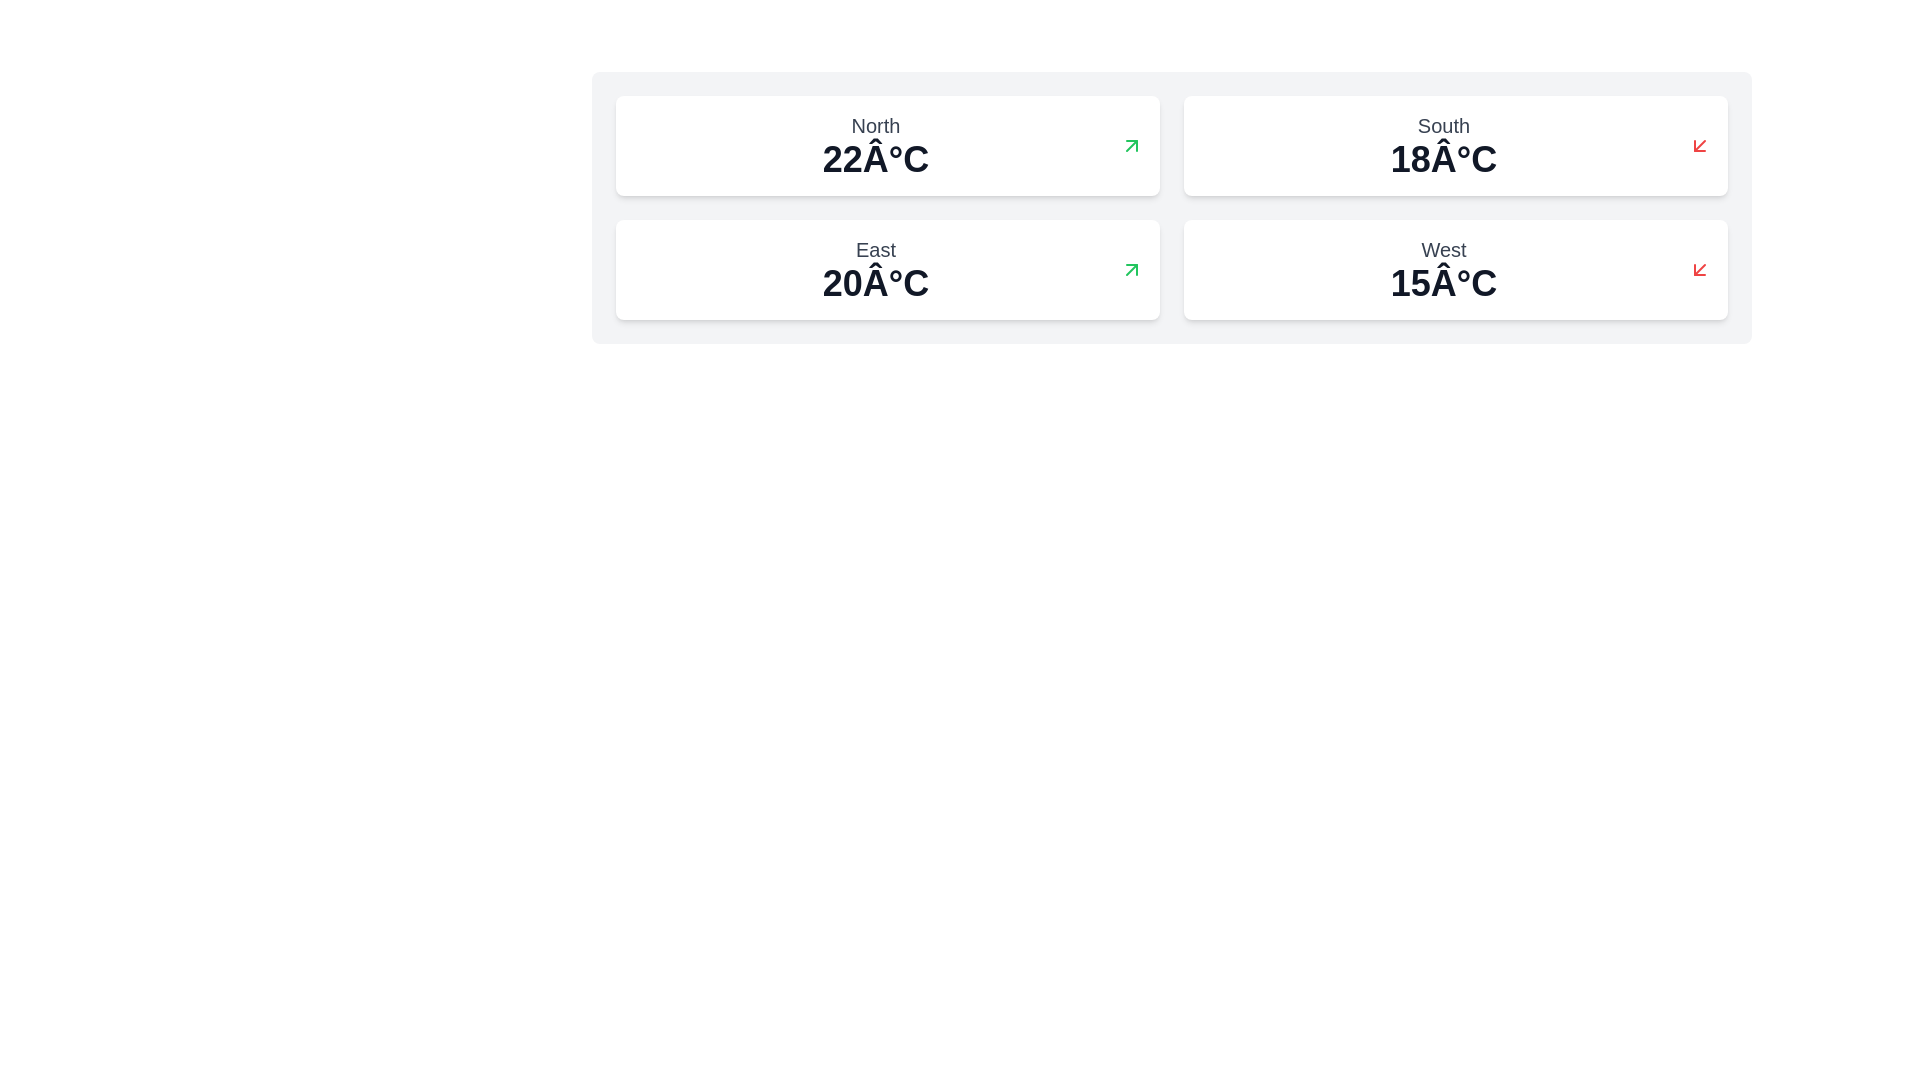  Describe the element at coordinates (875, 284) in the screenshot. I see `the static text displaying '20Â°C' in bold and large font, located within the 'East' panel of the temperature grid layout` at that location.